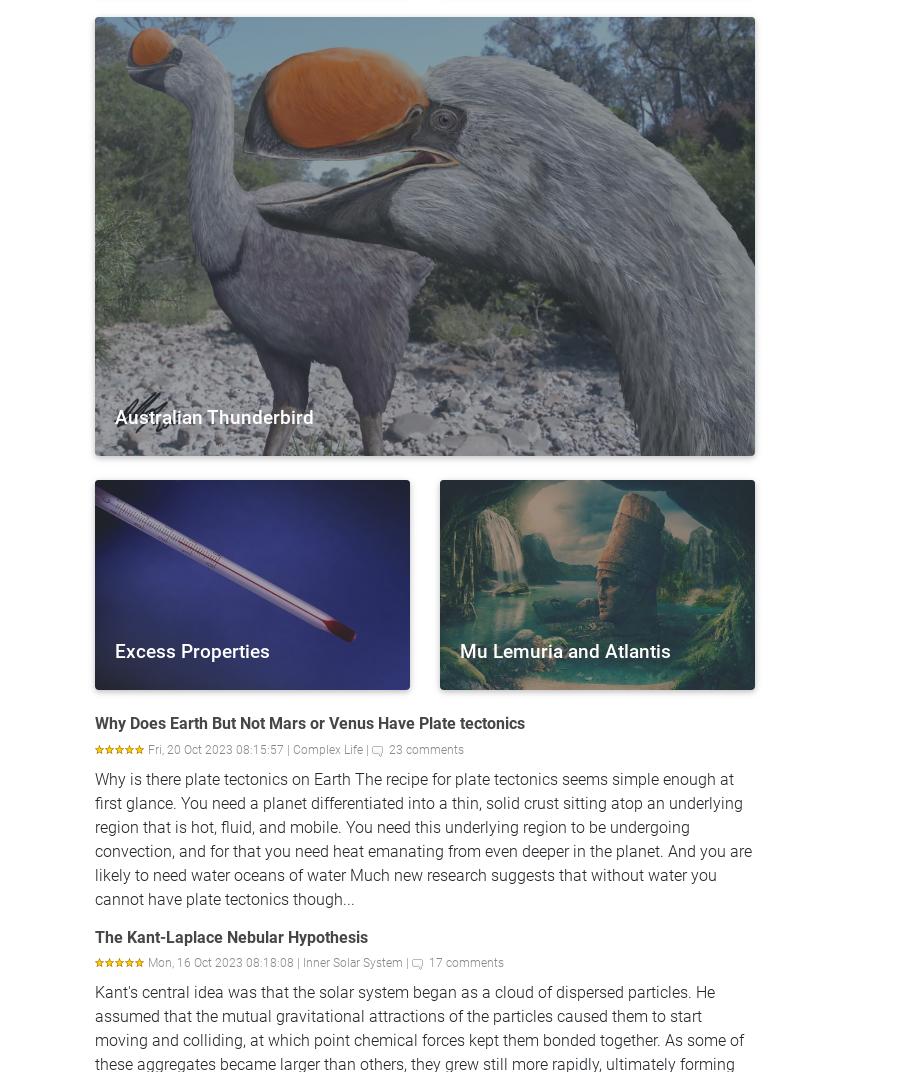 This screenshot has height=1072, width=904. What do you see at coordinates (220, 749) in the screenshot?
I see `'Fri, 20 Oct 2023 08:15:57                                    |'` at bounding box center [220, 749].